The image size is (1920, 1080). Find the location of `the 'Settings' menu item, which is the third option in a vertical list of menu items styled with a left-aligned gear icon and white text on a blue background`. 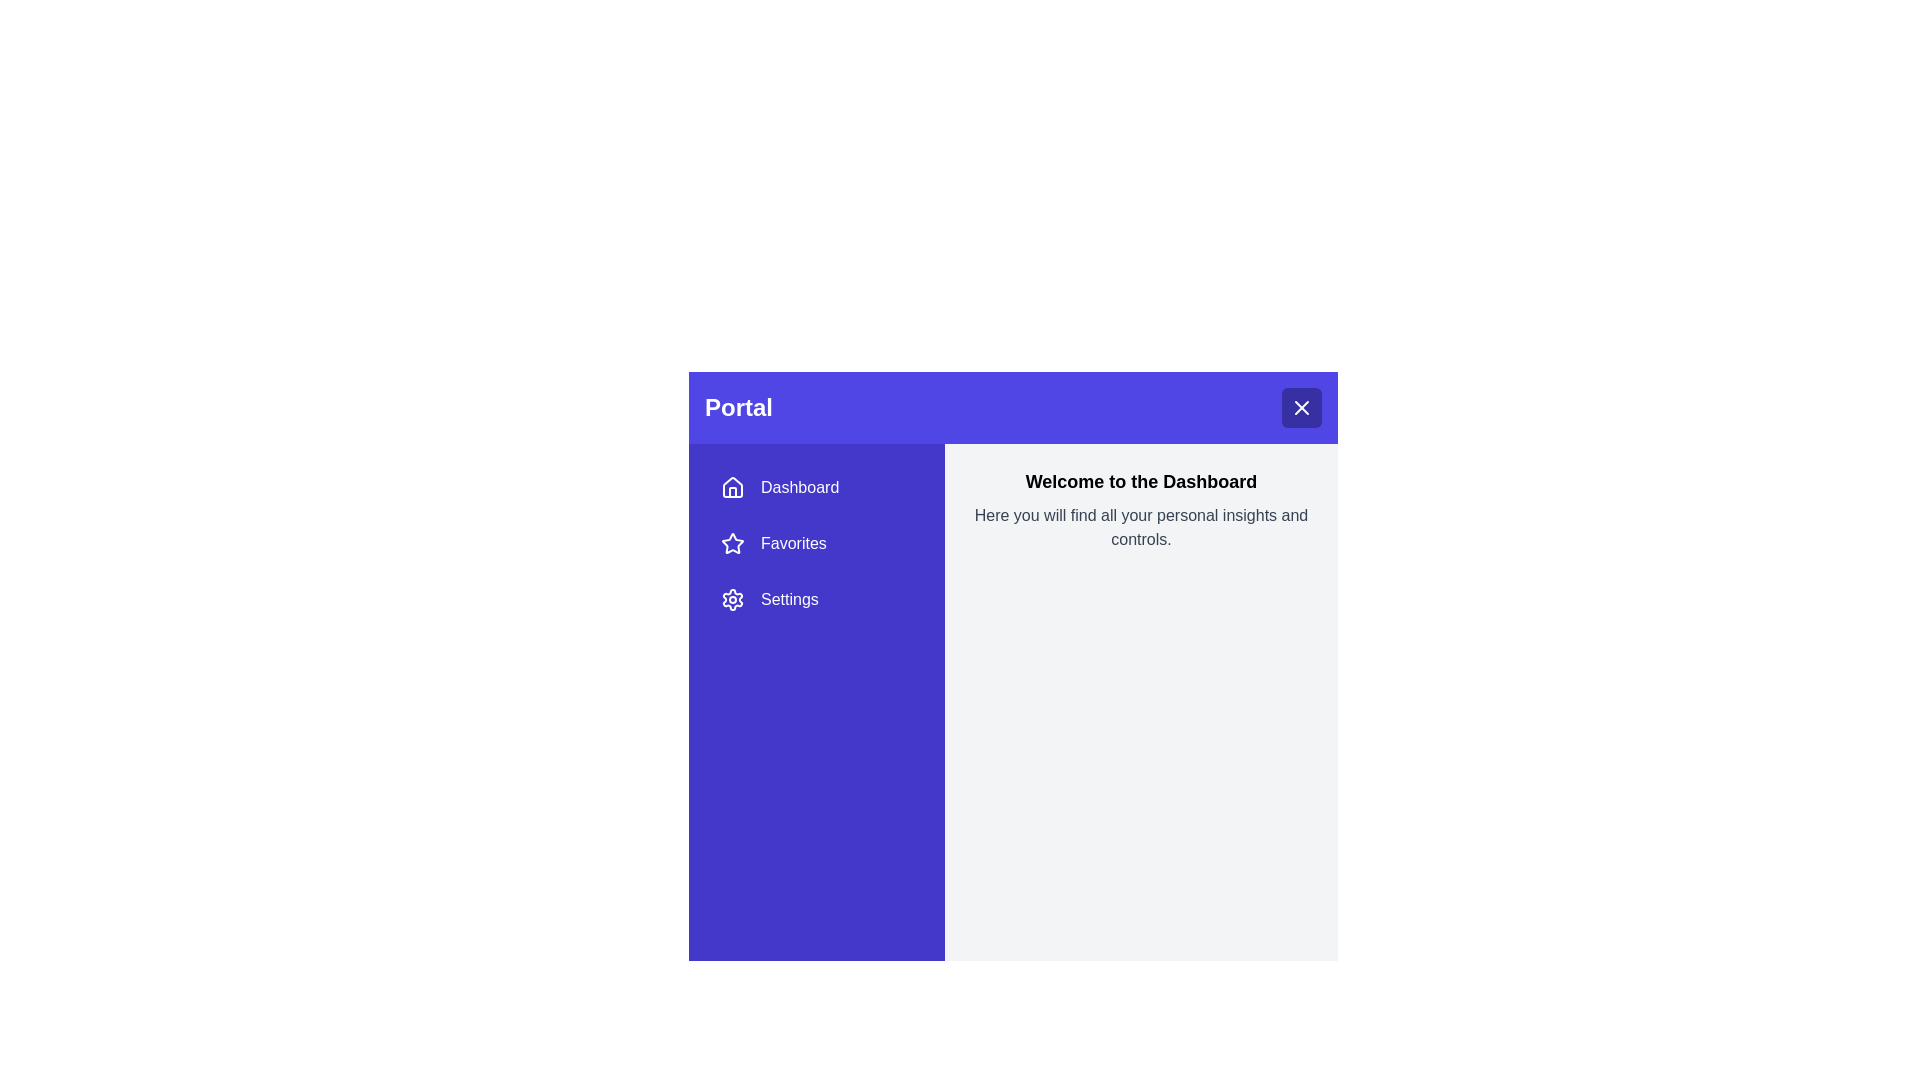

the 'Settings' menu item, which is the third option in a vertical list of menu items styled with a left-aligned gear icon and white text on a blue background is located at coordinates (816, 599).